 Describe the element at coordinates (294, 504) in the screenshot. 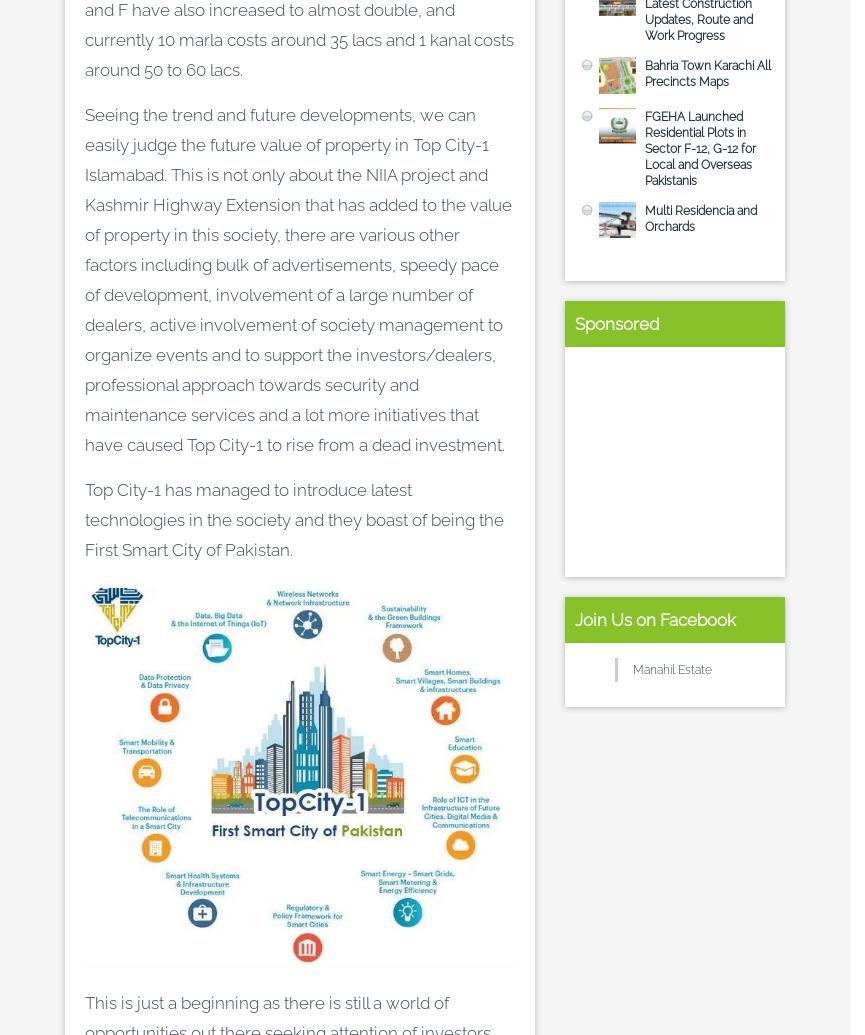

I see `'has managed to introduce latest technologies in the society and they boast of being the'` at that location.